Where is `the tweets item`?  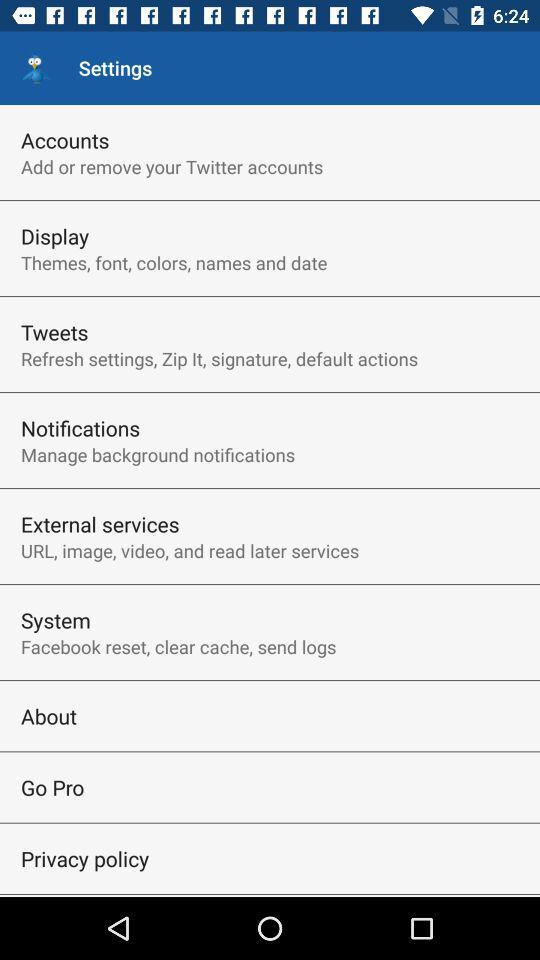
the tweets item is located at coordinates (54, 332).